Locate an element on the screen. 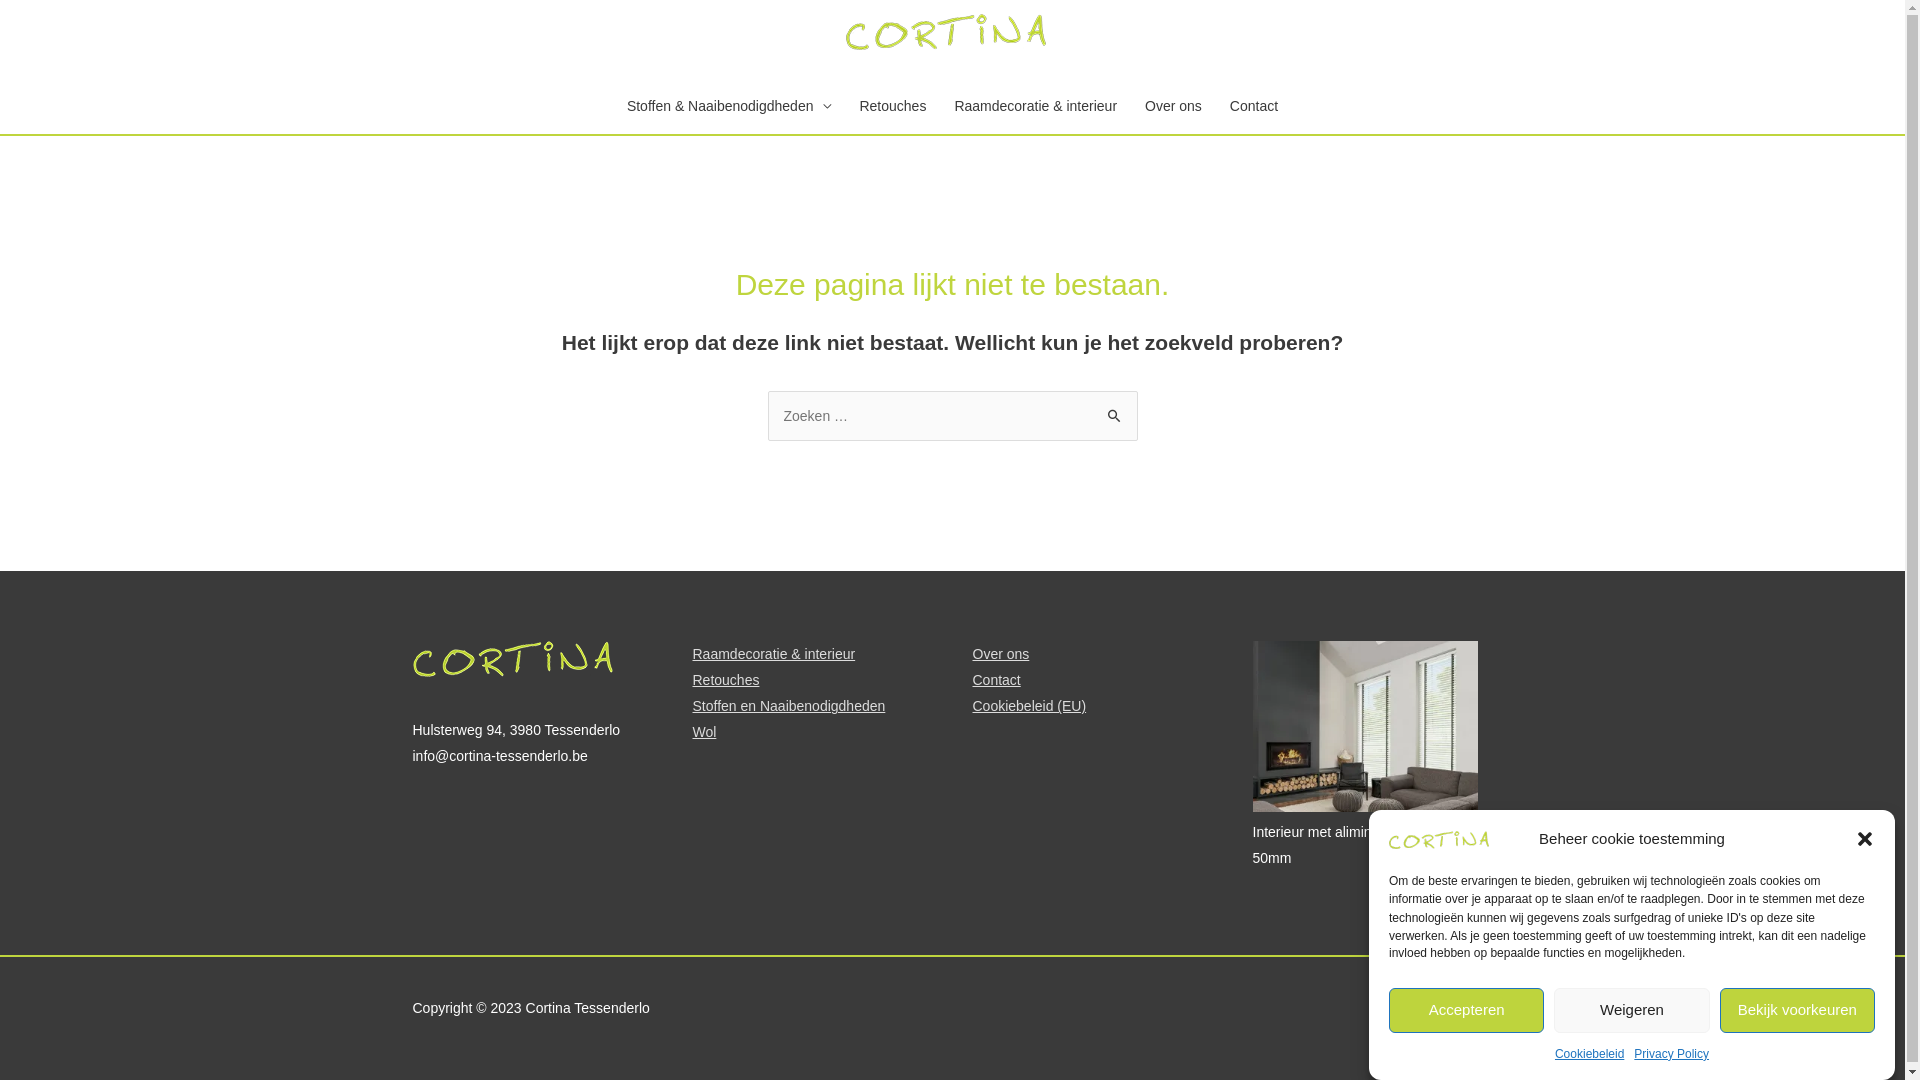 Image resolution: width=1920 pixels, height=1080 pixels. 'Stoffen & Naaibenodigdheden' is located at coordinates (612, 105).